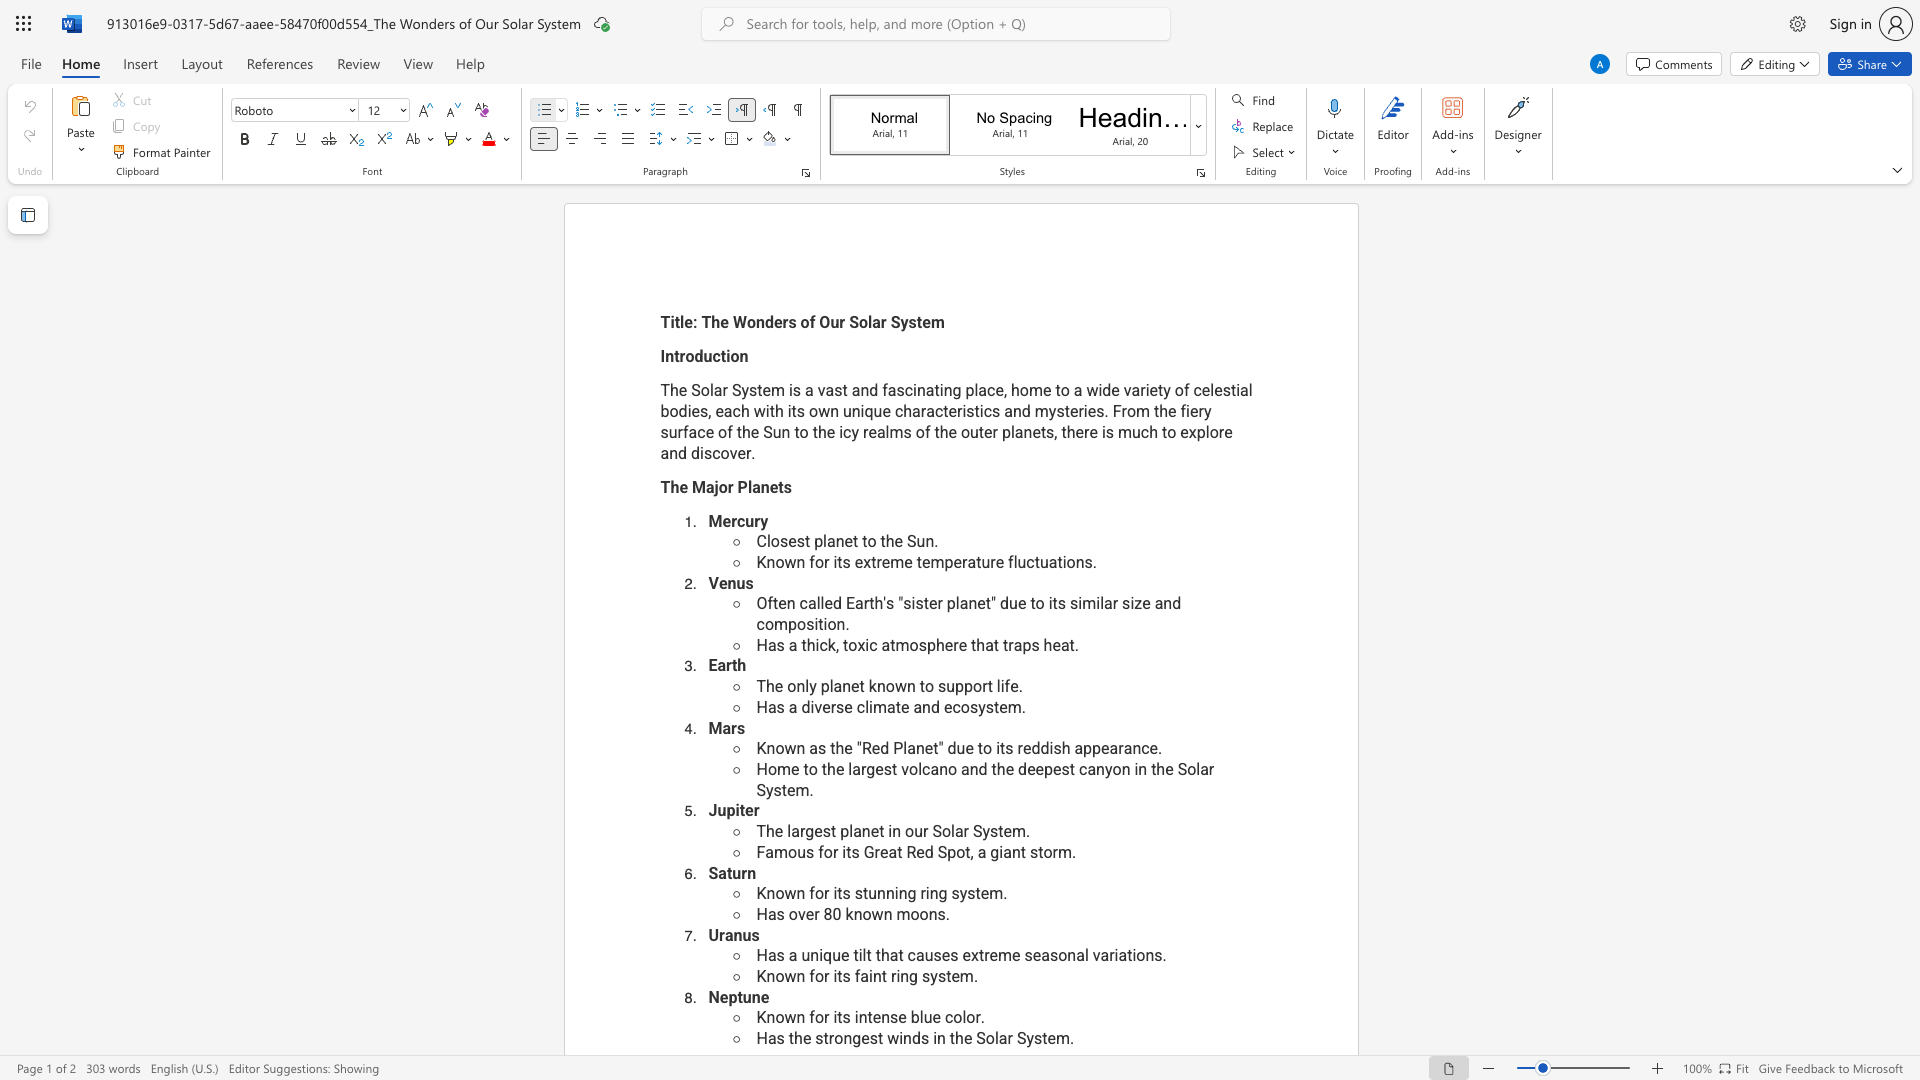 This screenshot has height=1080, width=1920. Describe the element at coordinates (853, 914) in the screenshot. I see `the space between the continuous character "k" and "n" in the text` at that location.